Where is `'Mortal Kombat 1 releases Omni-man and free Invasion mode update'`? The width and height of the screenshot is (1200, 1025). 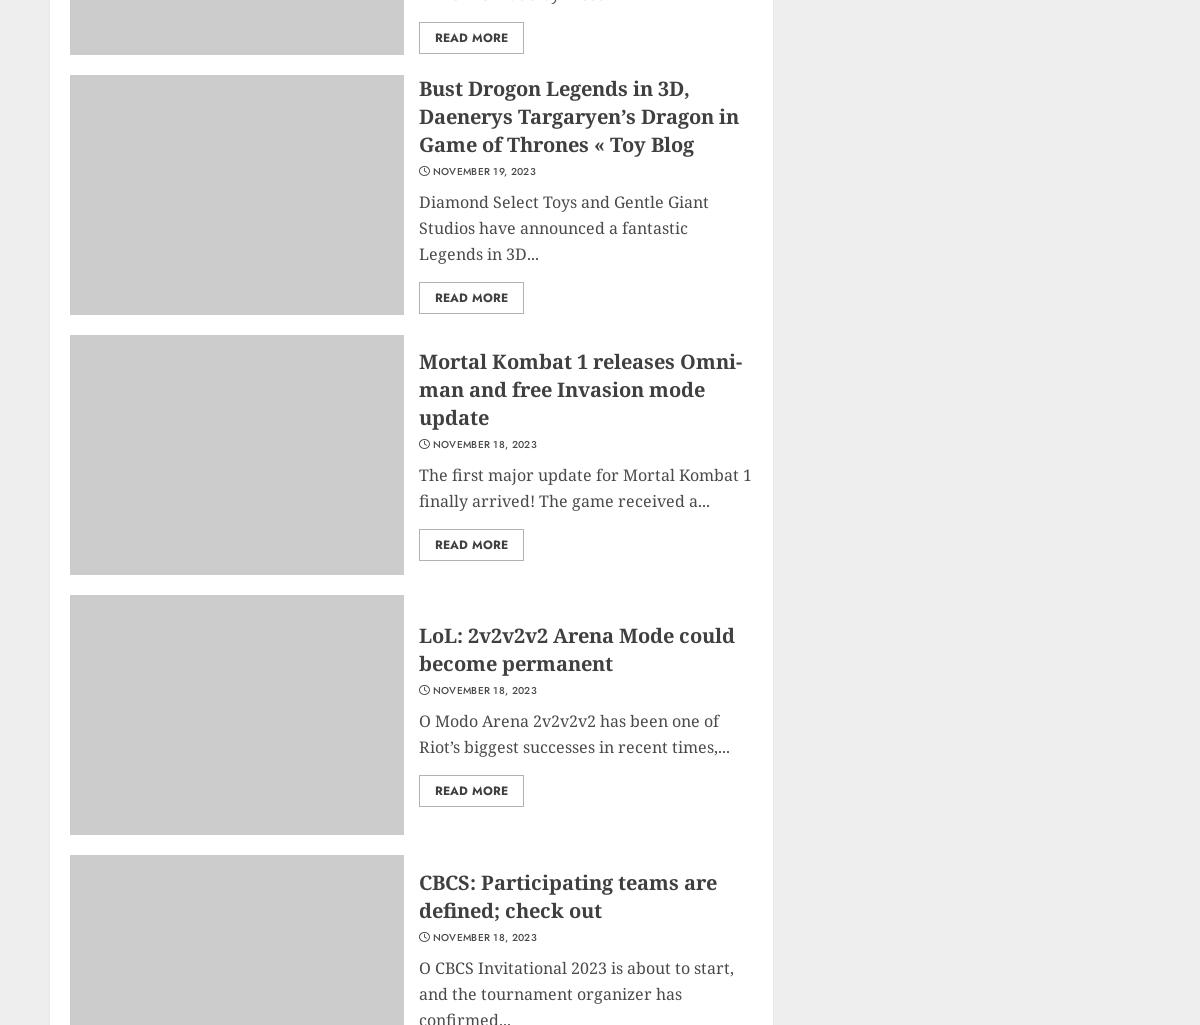 'Mortal Kombat 1 releases Omni-man and free Invasion mode update' is located at coordinates (579, 389).